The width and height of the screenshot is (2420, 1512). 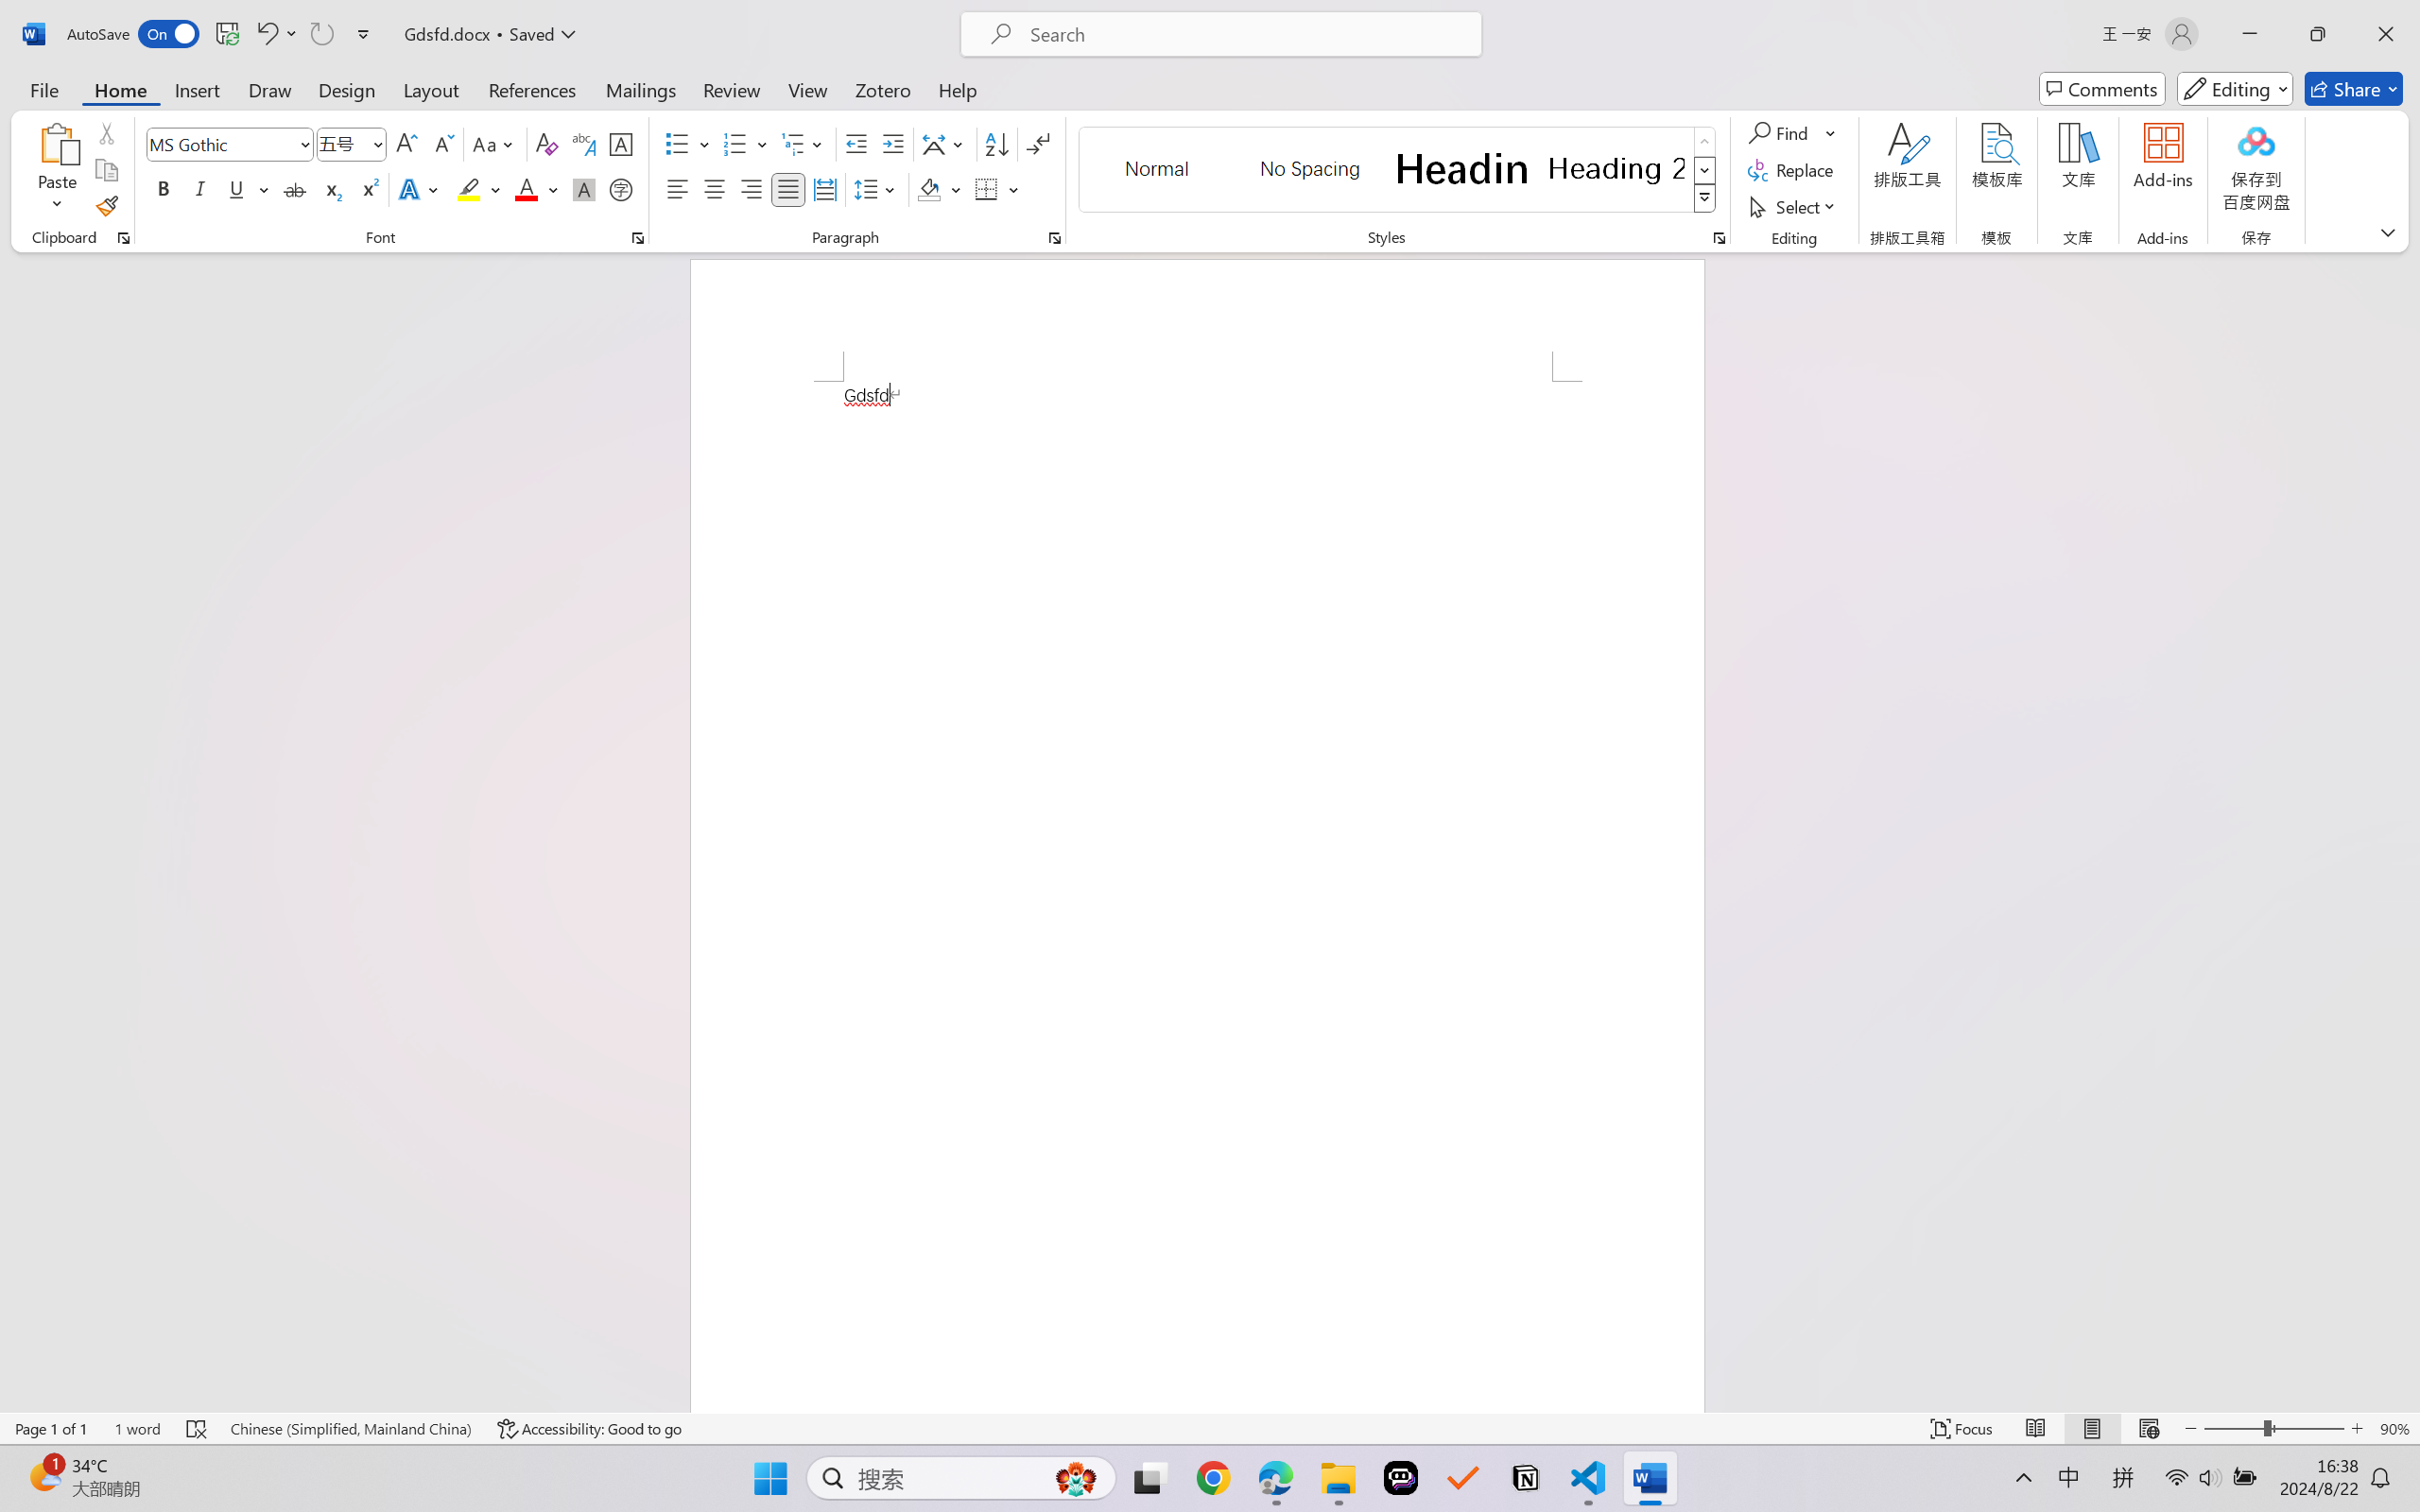 What do you see at coordinates (527, 188) in the screenshot?
I see `'Font Color Red'` at bounding box center [527, 188].